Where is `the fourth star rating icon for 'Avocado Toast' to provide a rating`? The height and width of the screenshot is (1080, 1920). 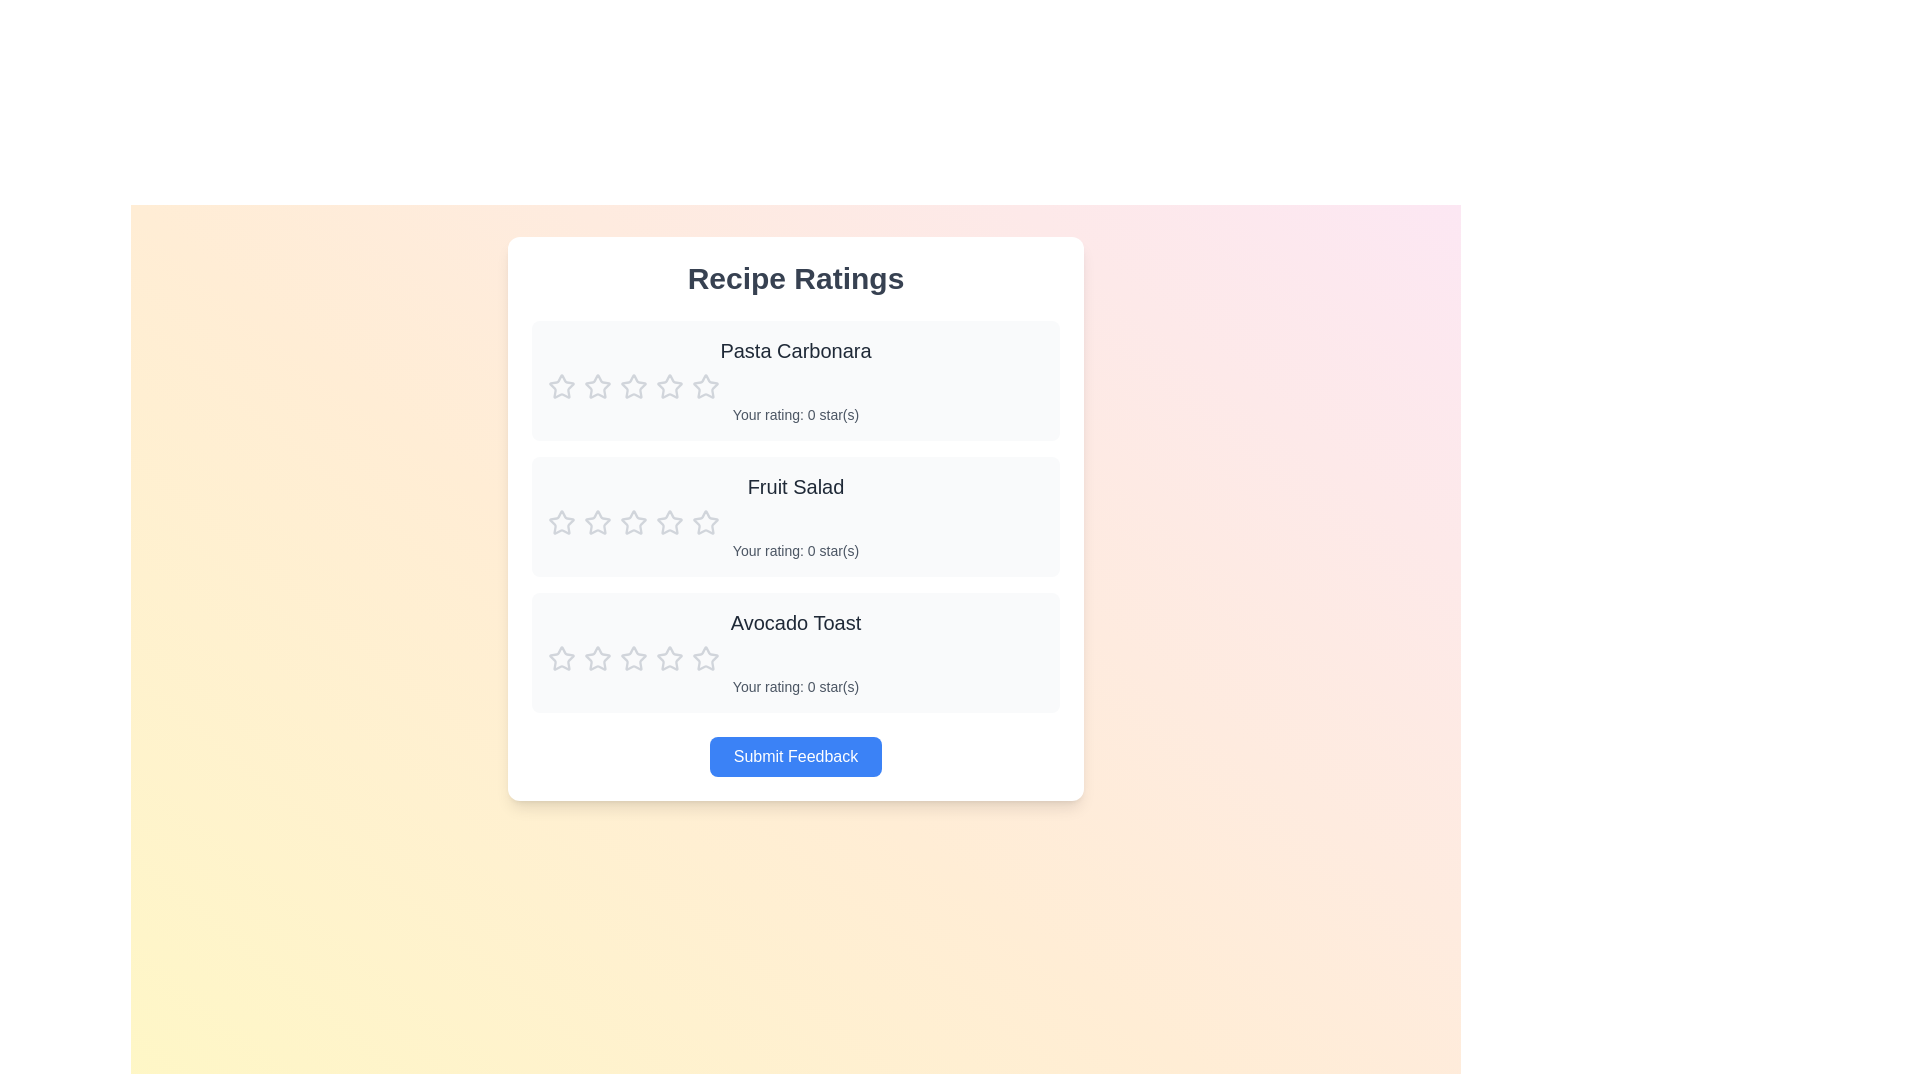 the fourth star rating icon for 'Avocado Toast' to provide a rating is located at coordinates (632, 659).